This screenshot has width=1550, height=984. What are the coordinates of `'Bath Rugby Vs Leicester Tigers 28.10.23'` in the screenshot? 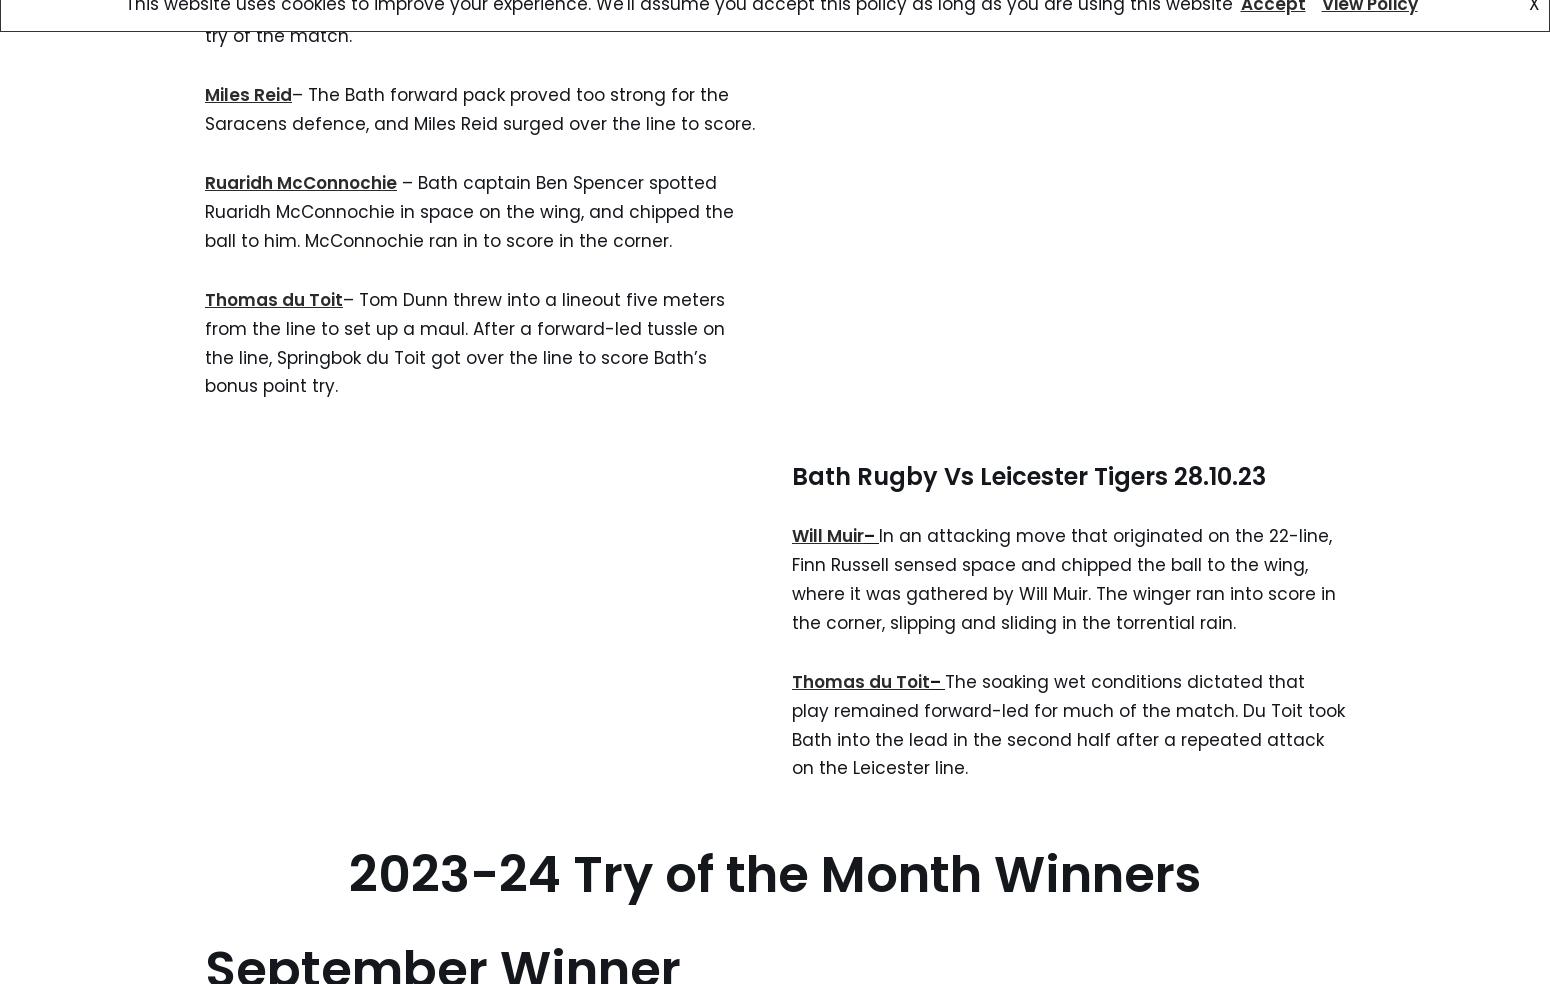 It's located at (1029, 476).